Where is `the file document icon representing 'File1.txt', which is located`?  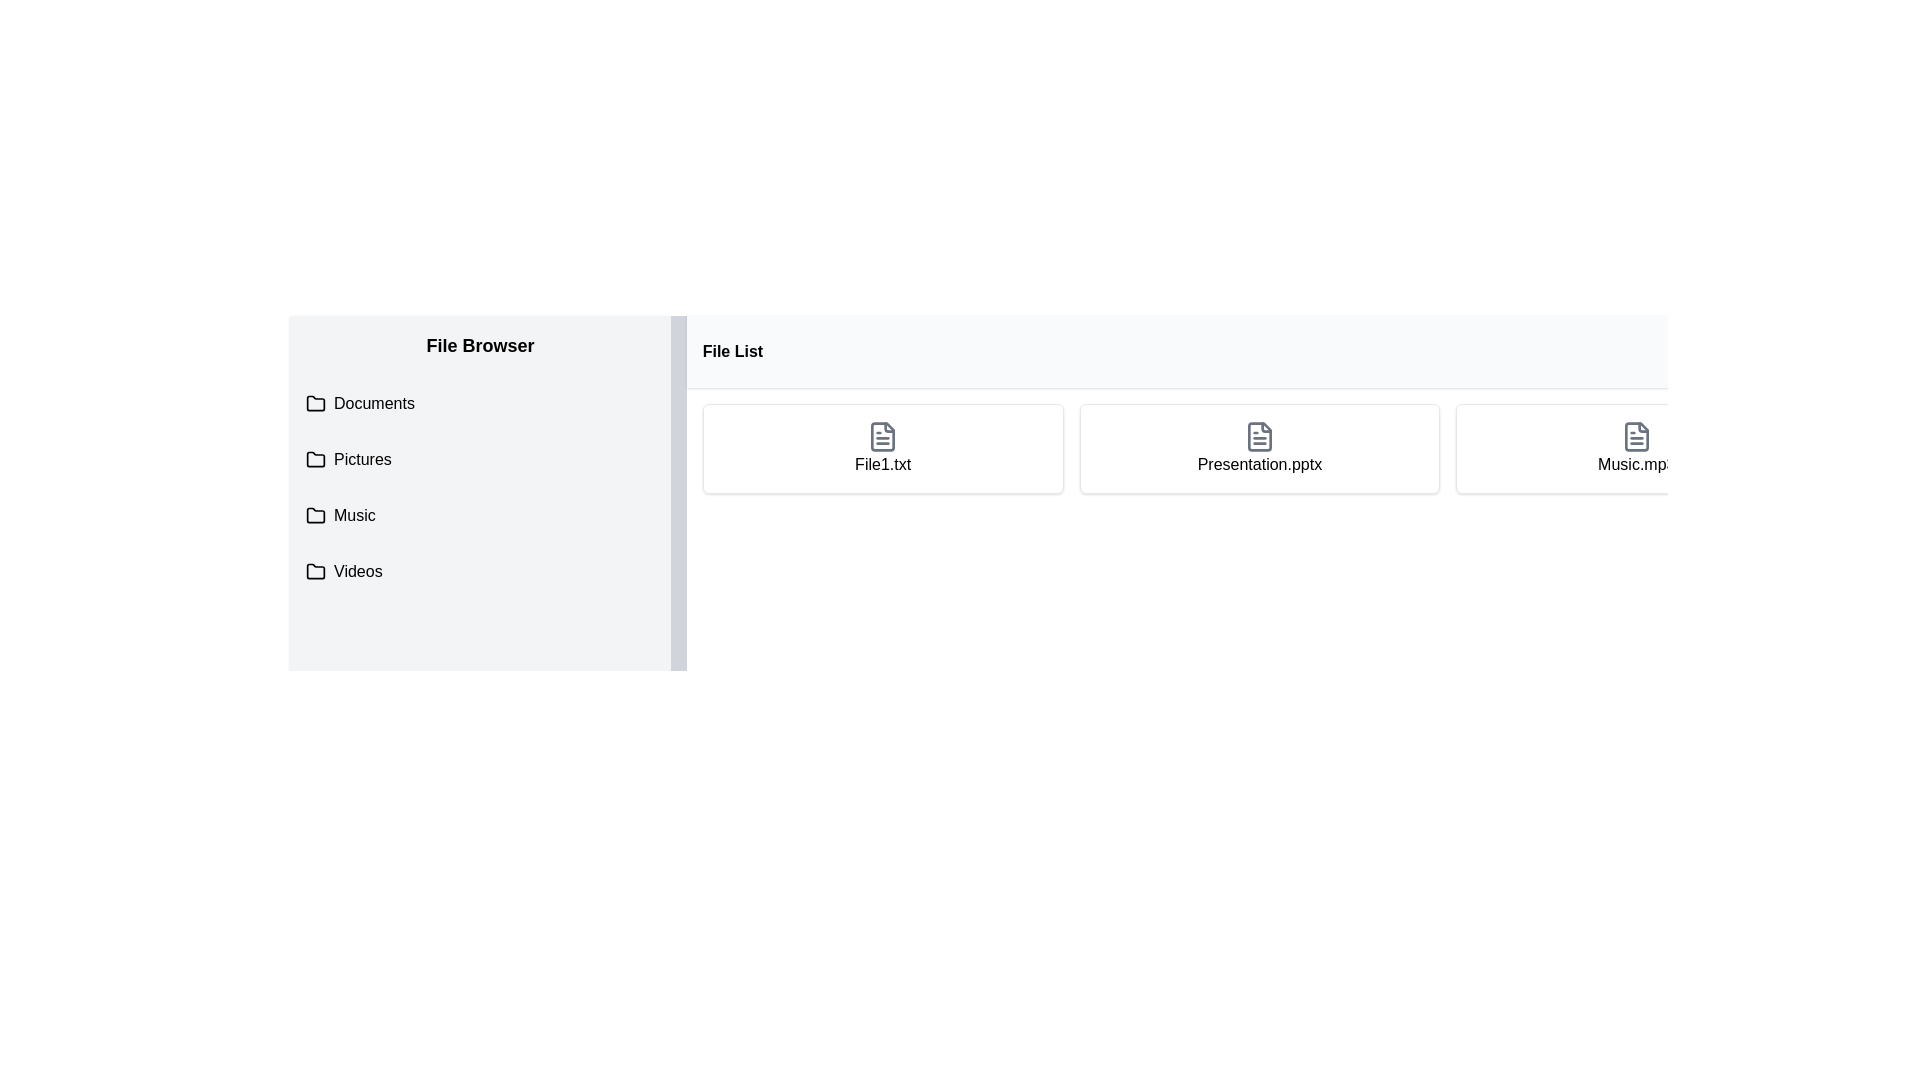
the file document icon representing 'File1.txt', which is located is located at coordinates (882, 435).